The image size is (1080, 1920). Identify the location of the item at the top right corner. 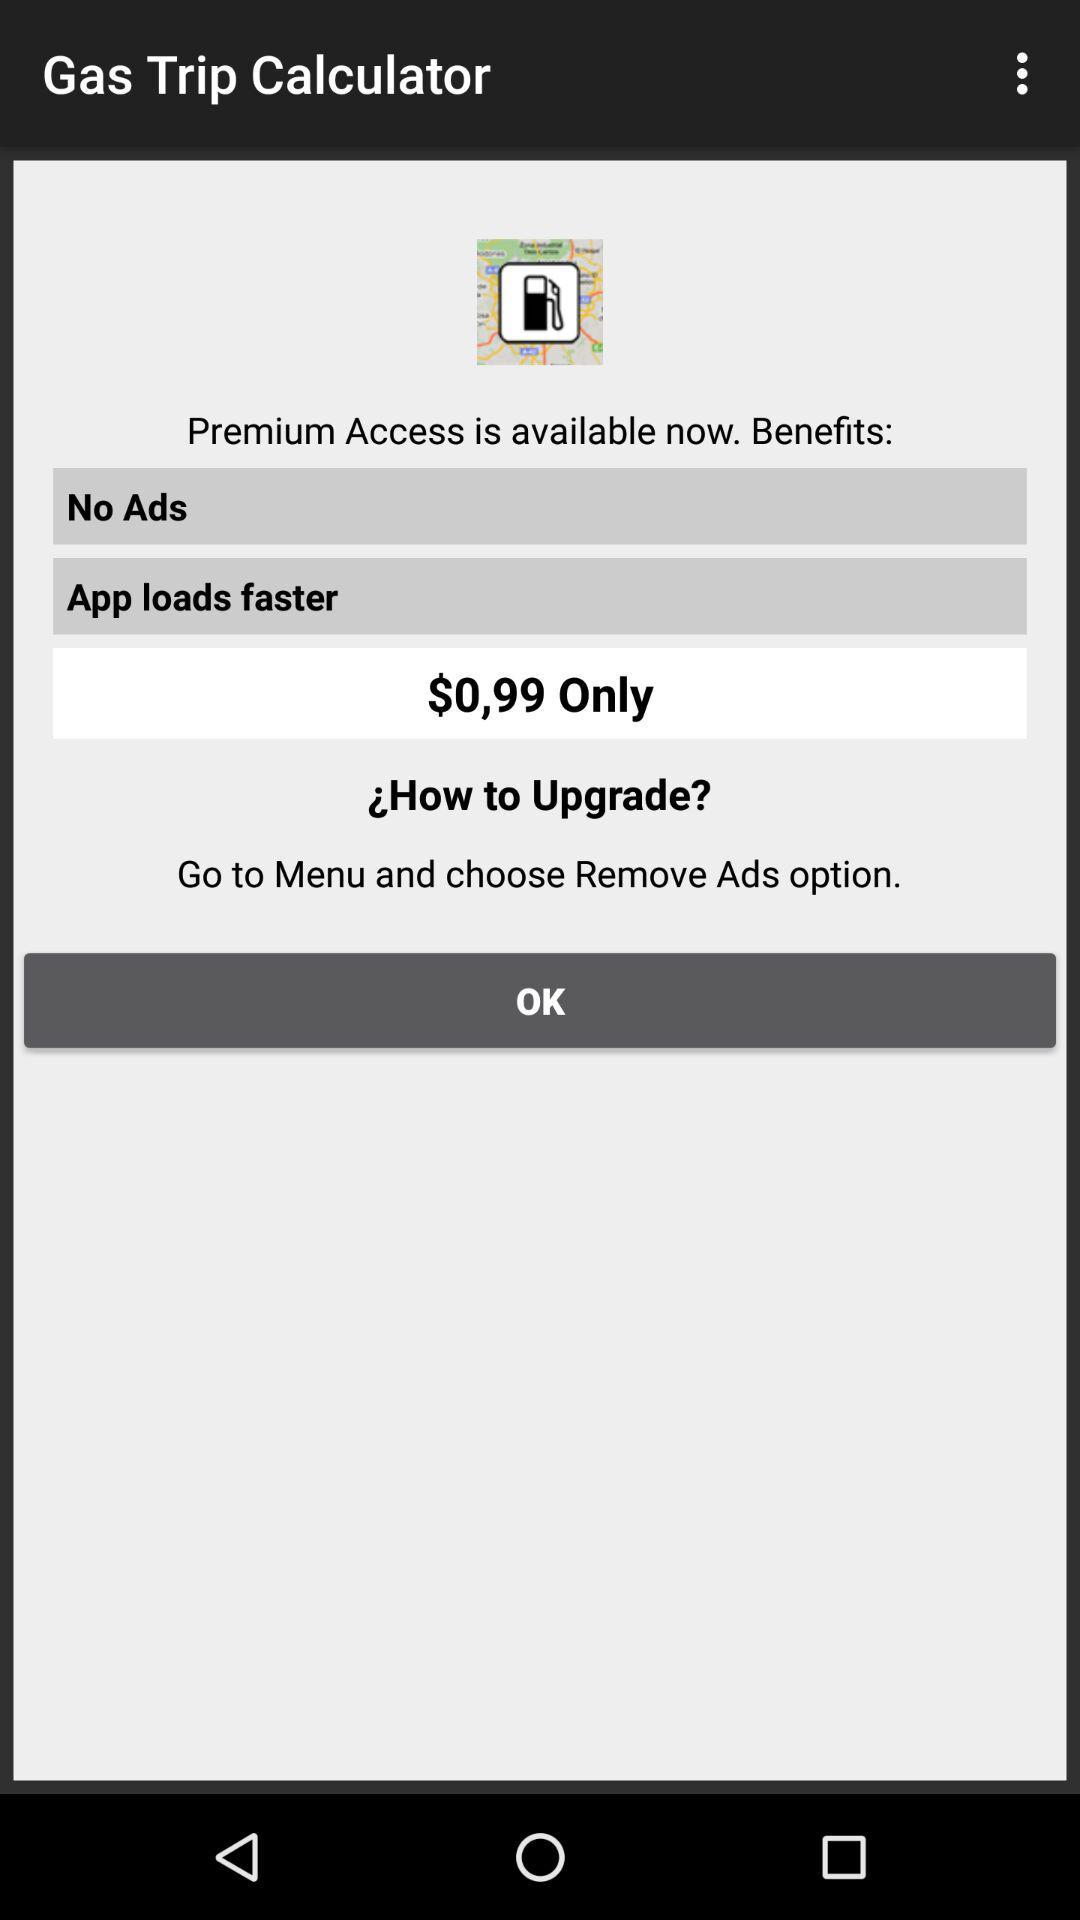
(1027, 73).